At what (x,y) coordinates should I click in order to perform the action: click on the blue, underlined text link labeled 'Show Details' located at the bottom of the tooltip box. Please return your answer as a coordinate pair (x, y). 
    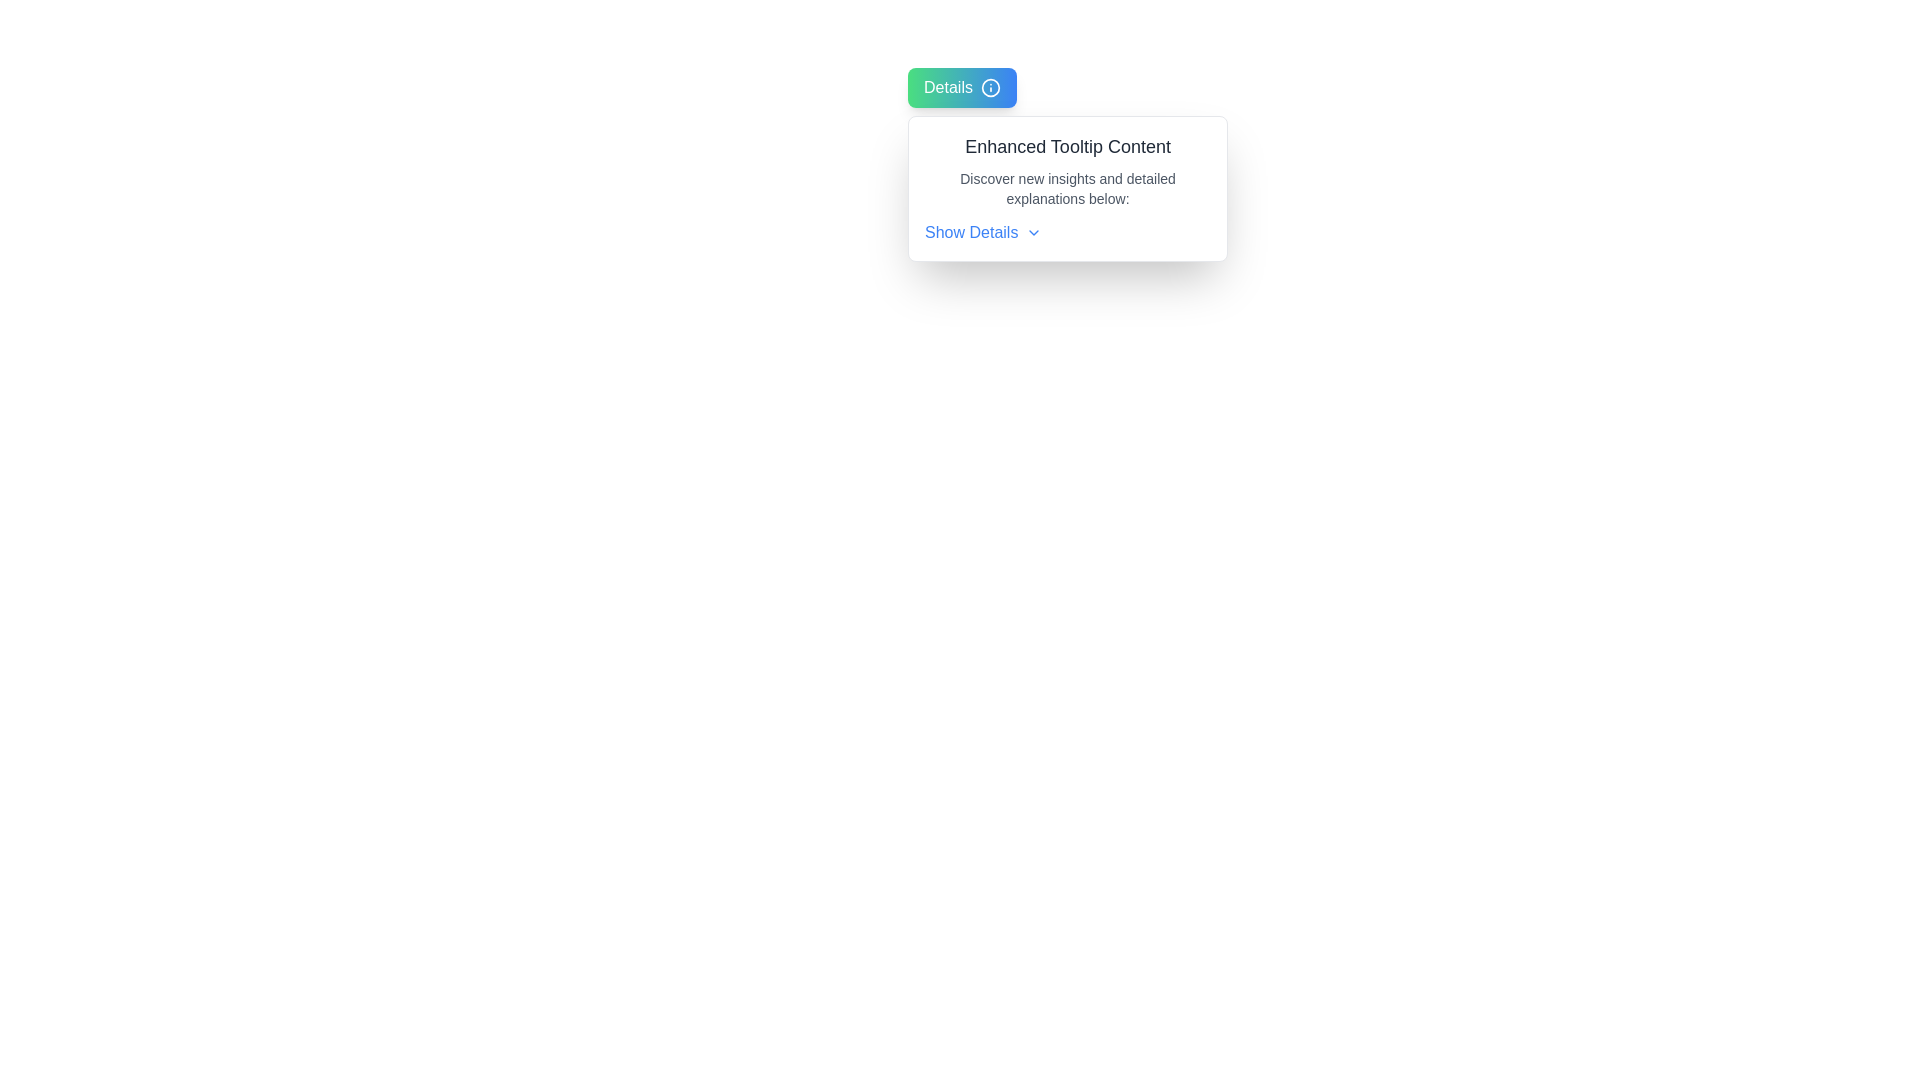
    Looking at the image, I should click on (983, 231).